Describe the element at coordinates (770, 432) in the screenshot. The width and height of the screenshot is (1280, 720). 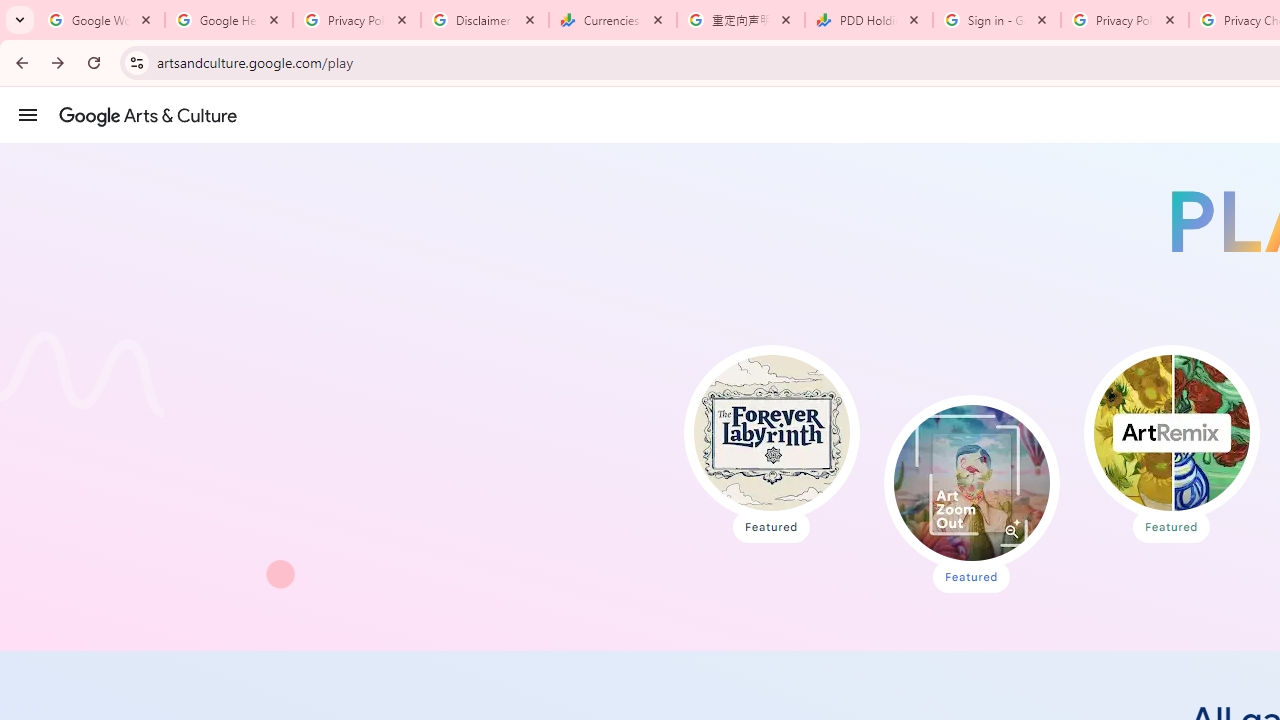
I see `'The Forever Labyrinth'` at that location.